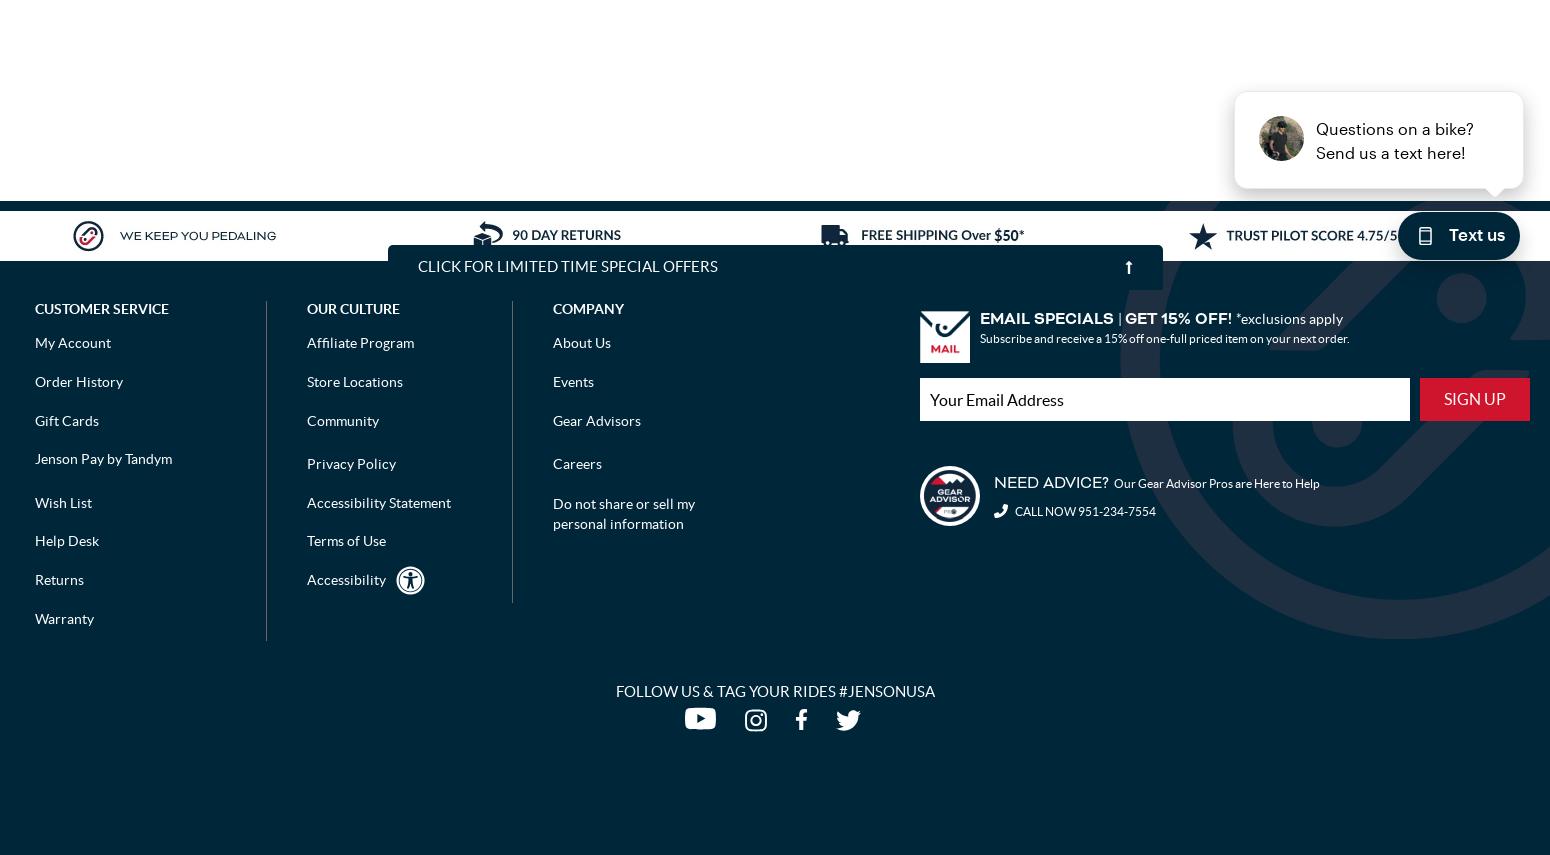 This screenshot has width=1550, height=855. What do you see at coordinates (1288, 318) in the screenshot?
I see `'*exclusions apply'` at bounding box center [1288, 318].